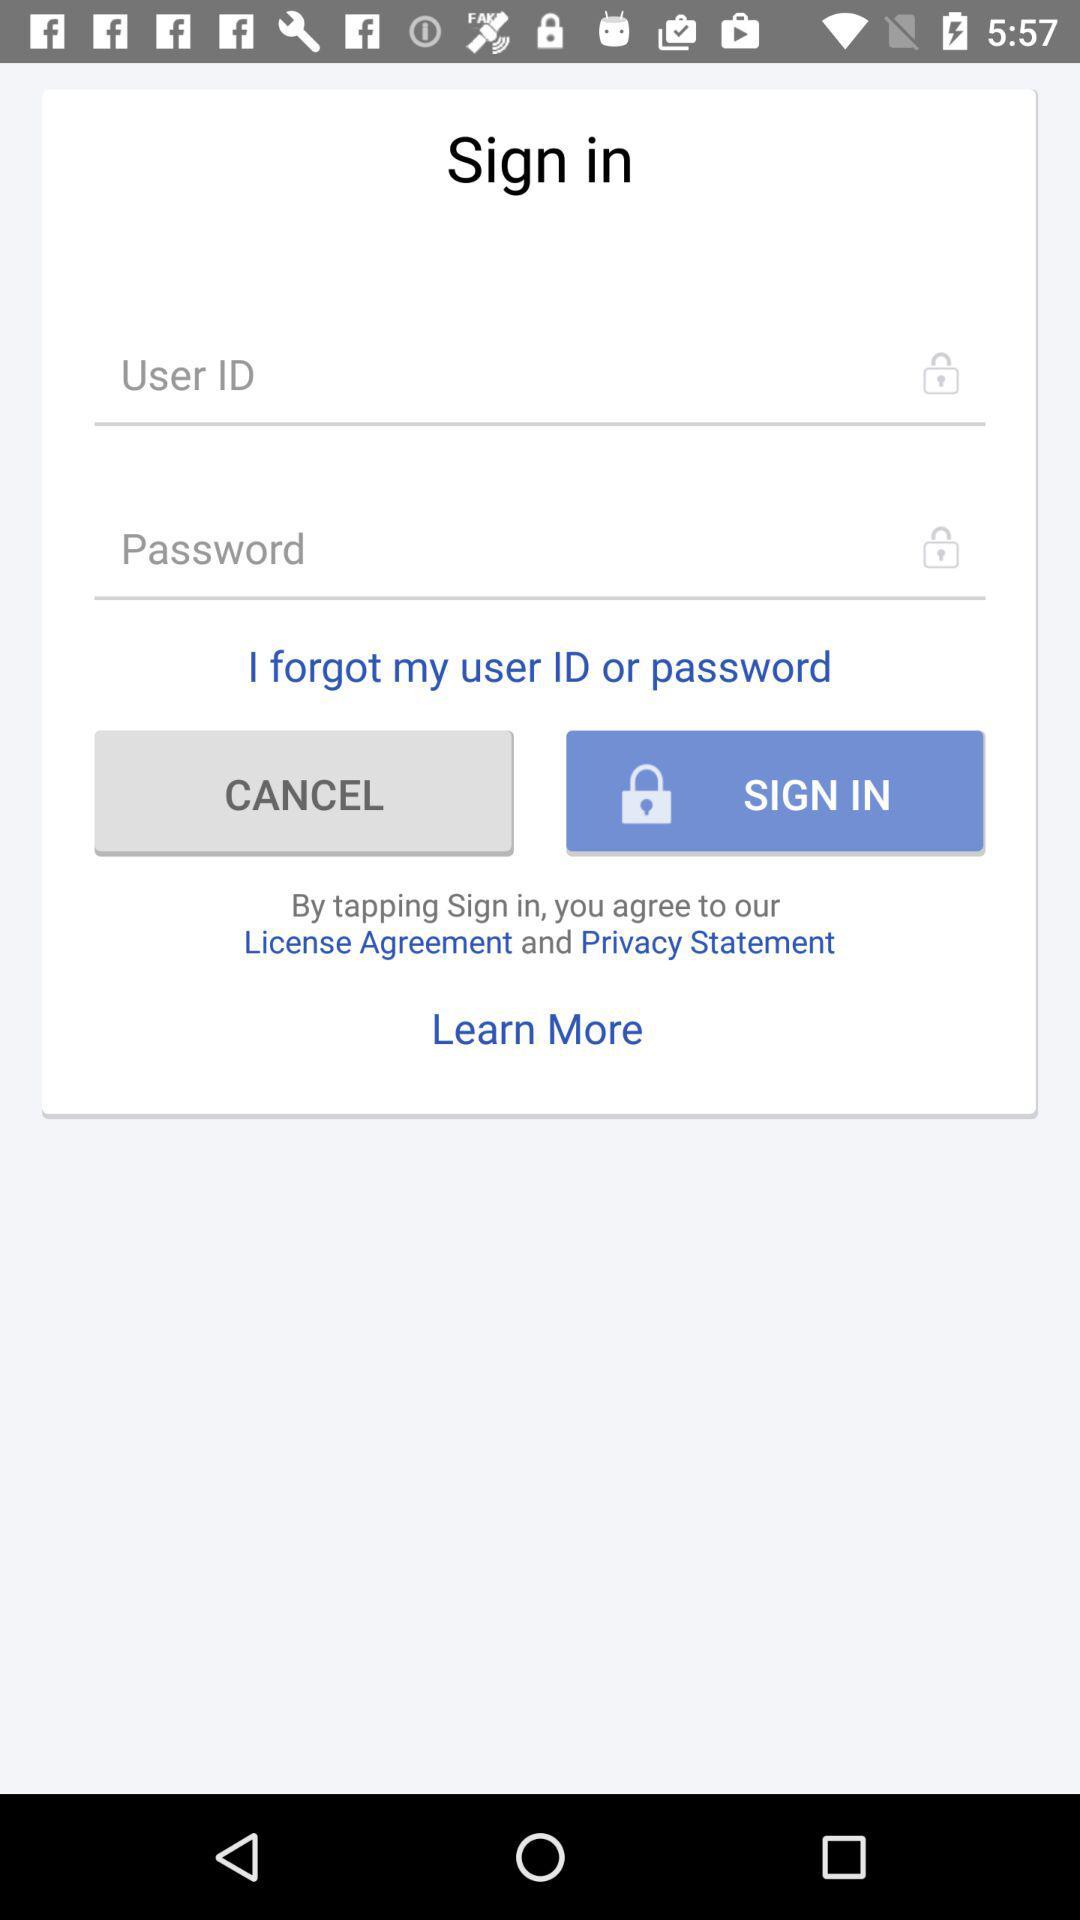 The width and height of the screenshot is (1080, 1920). What do you see at coordinates (540, 547) in the screenshot?
I see `icon above i forgot my` at bounding box center [540, 547].